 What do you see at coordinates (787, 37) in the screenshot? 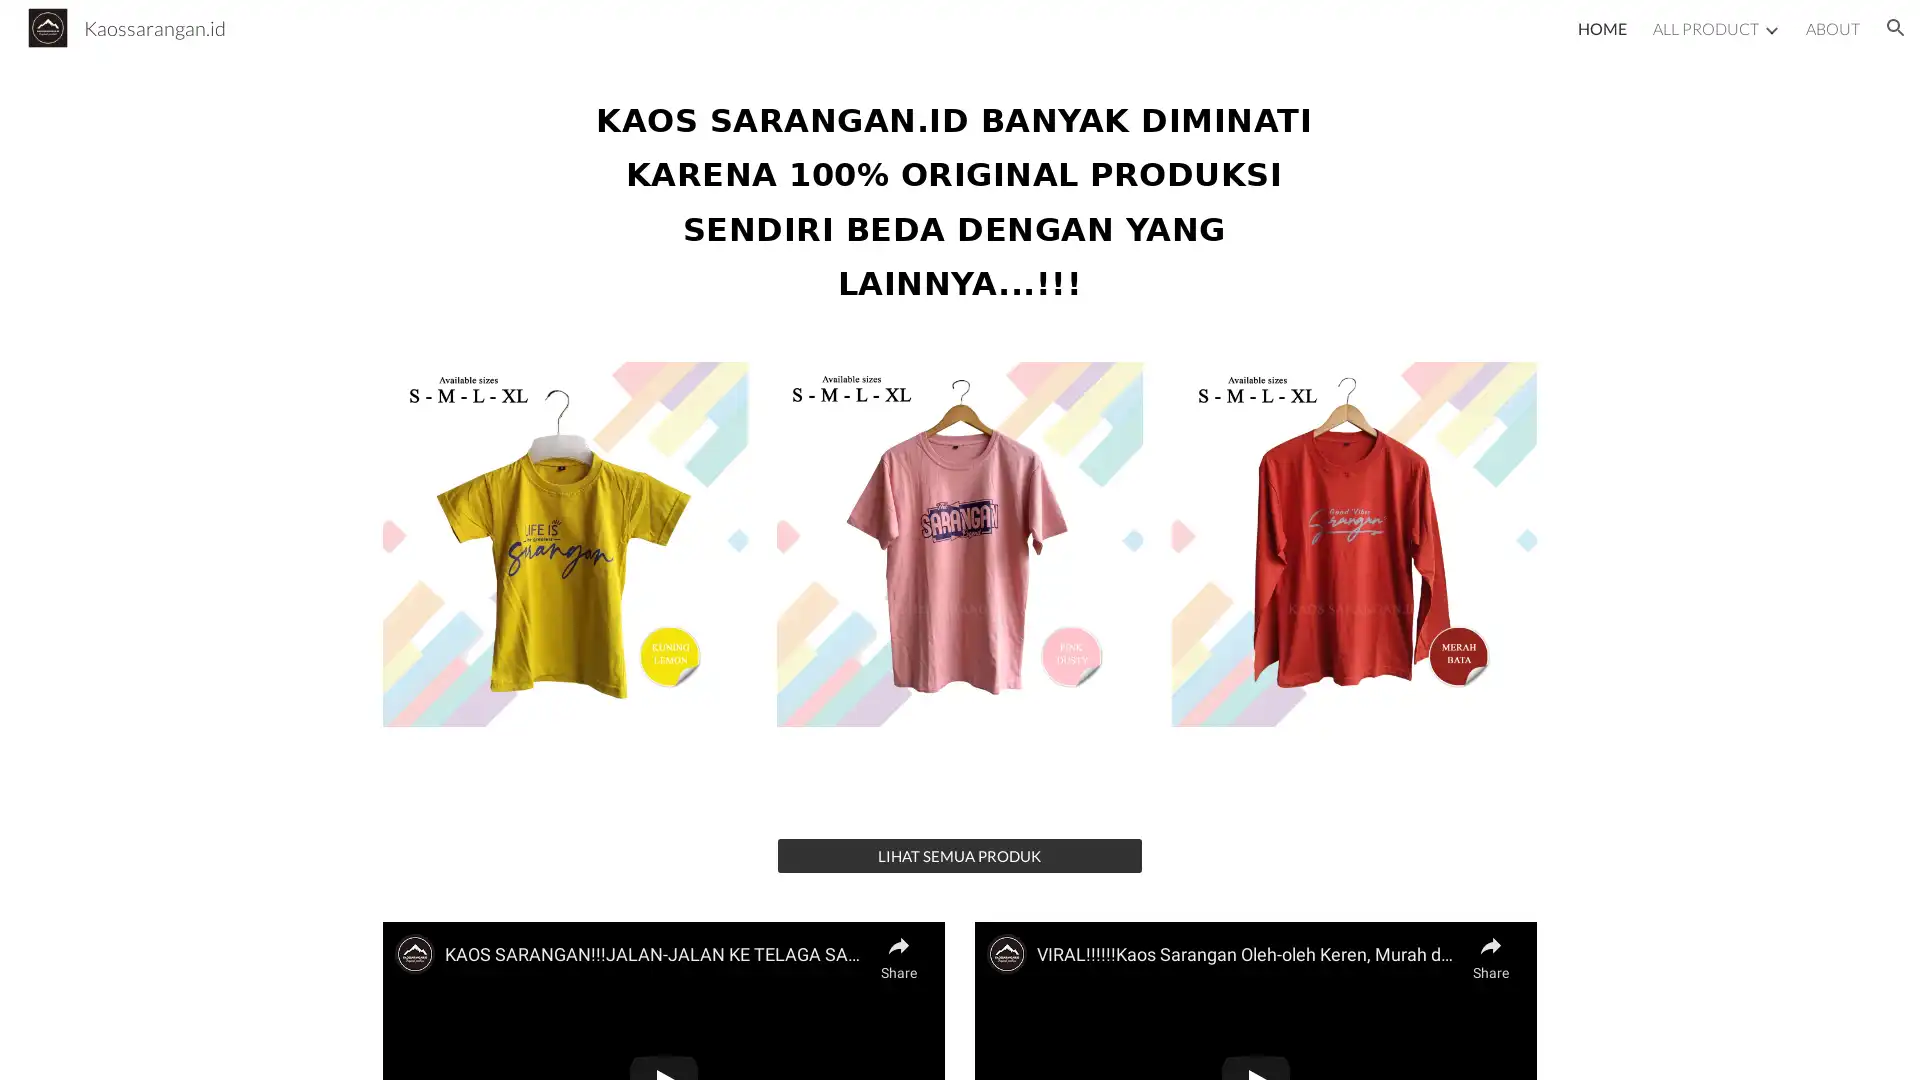
I see `Skip to main content` at bounding box center [787, 37].